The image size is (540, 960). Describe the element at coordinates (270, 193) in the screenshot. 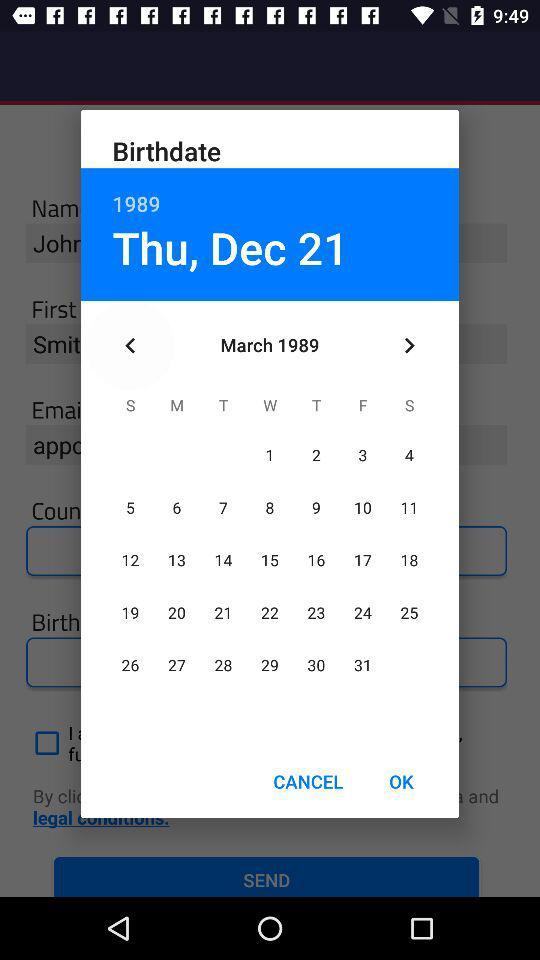

I see `1989 item` at that location.